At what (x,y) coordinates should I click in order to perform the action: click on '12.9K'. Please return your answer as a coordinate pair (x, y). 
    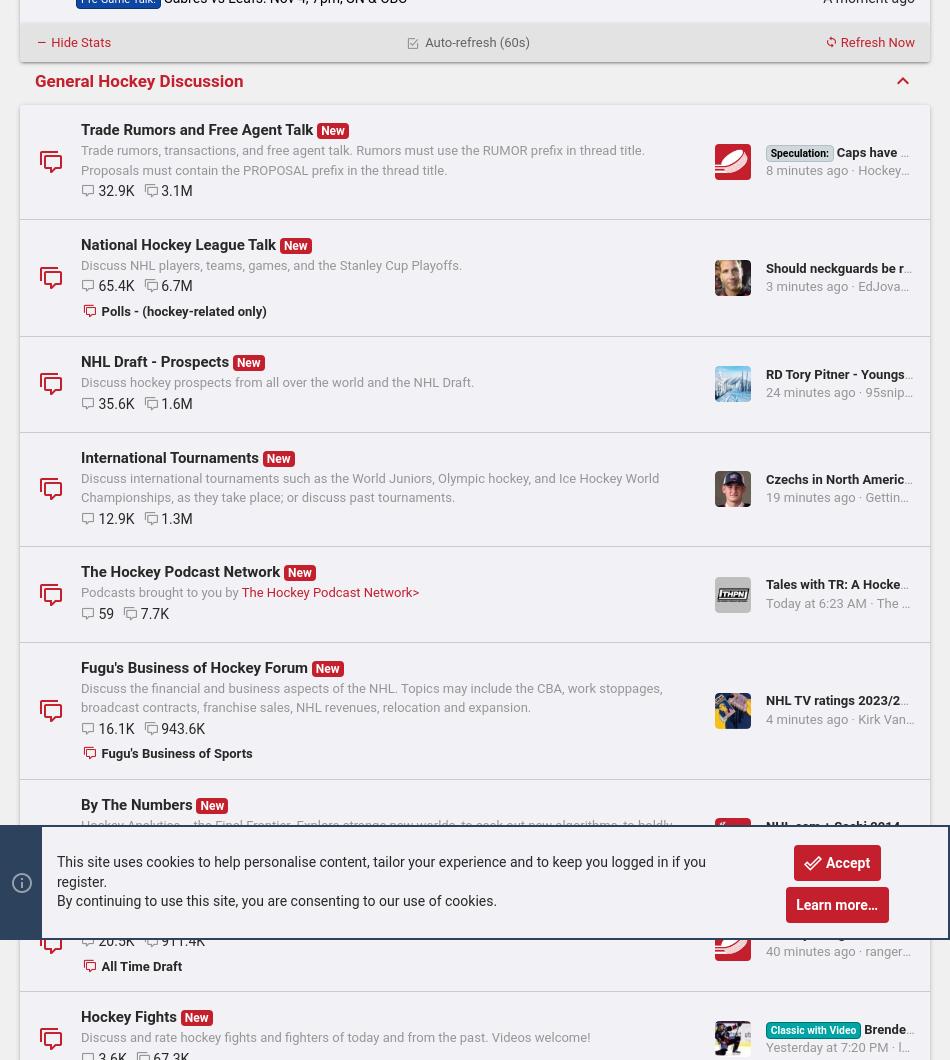
    Looking at the image, I should click on (115, 656).